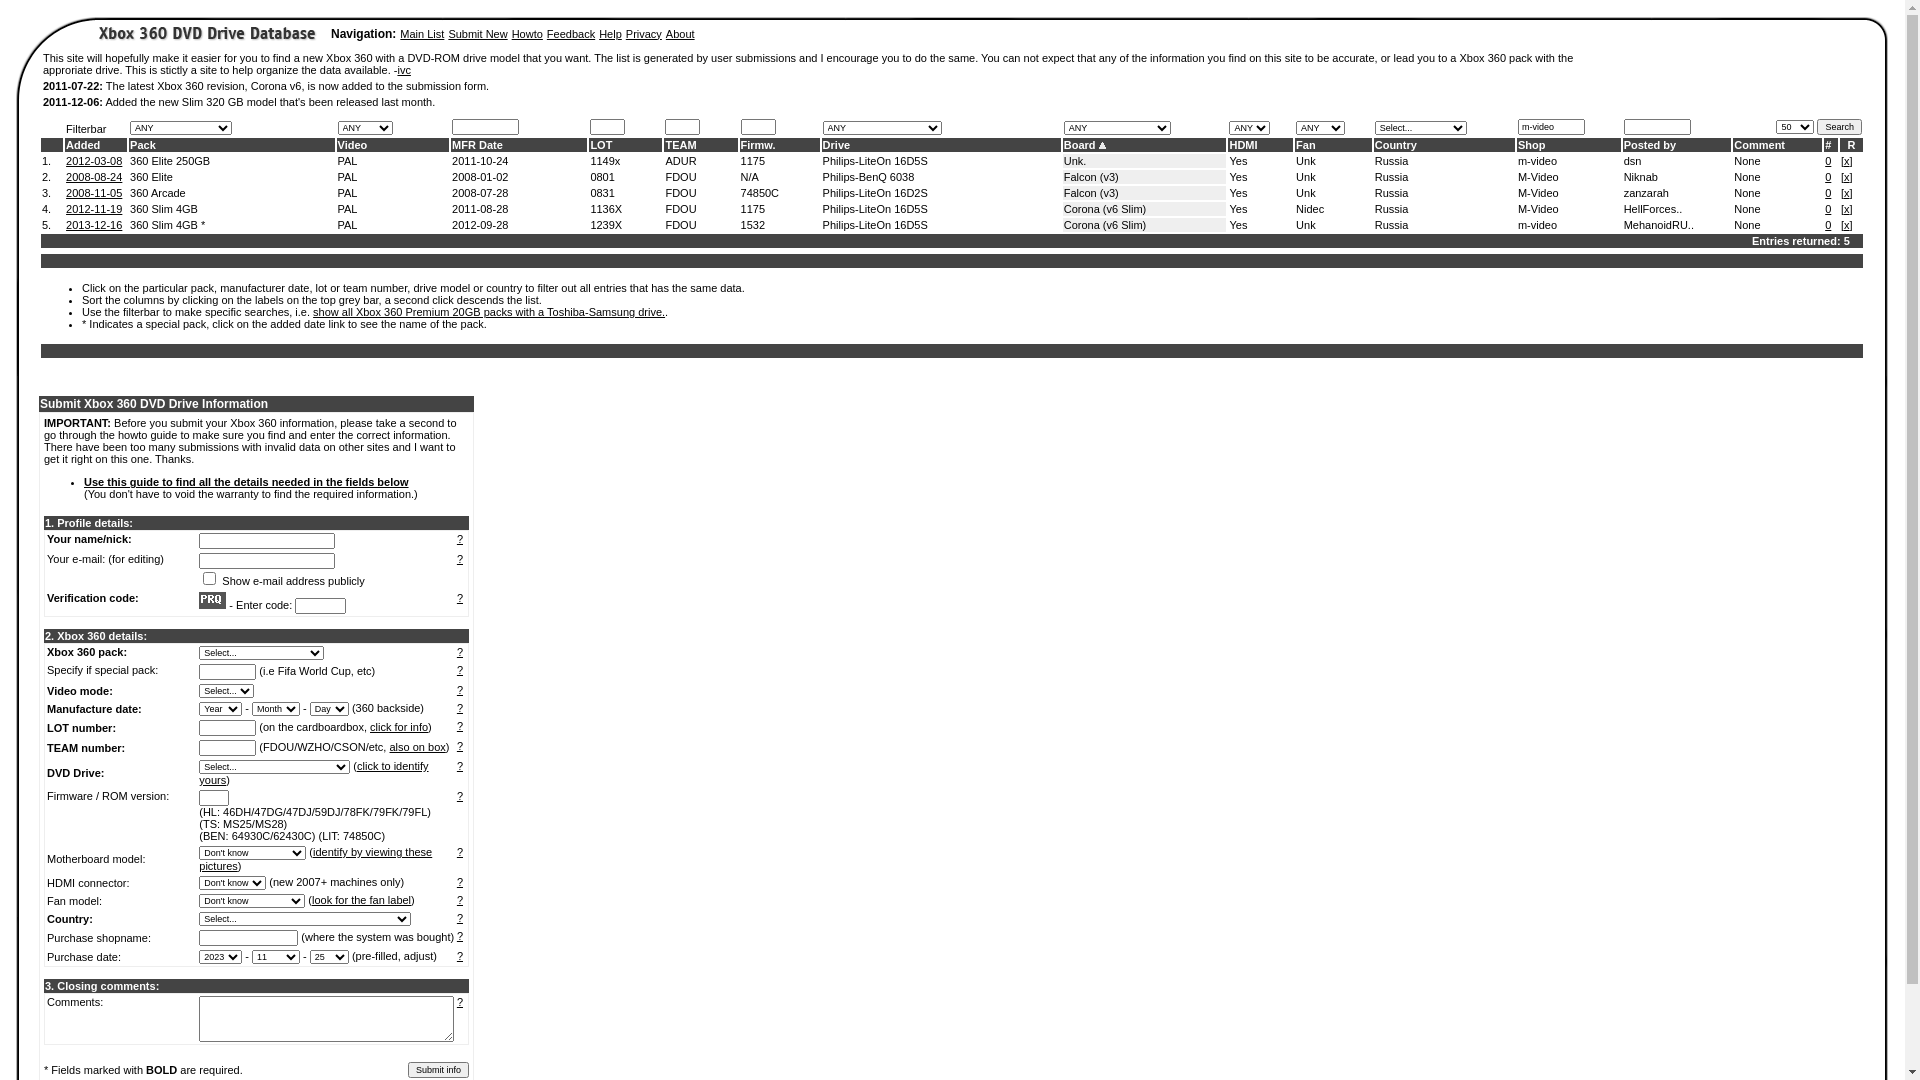 The width and height of the screenshot is (1920, 1080). I want to click on 'Nidec', so click(1296, 208).